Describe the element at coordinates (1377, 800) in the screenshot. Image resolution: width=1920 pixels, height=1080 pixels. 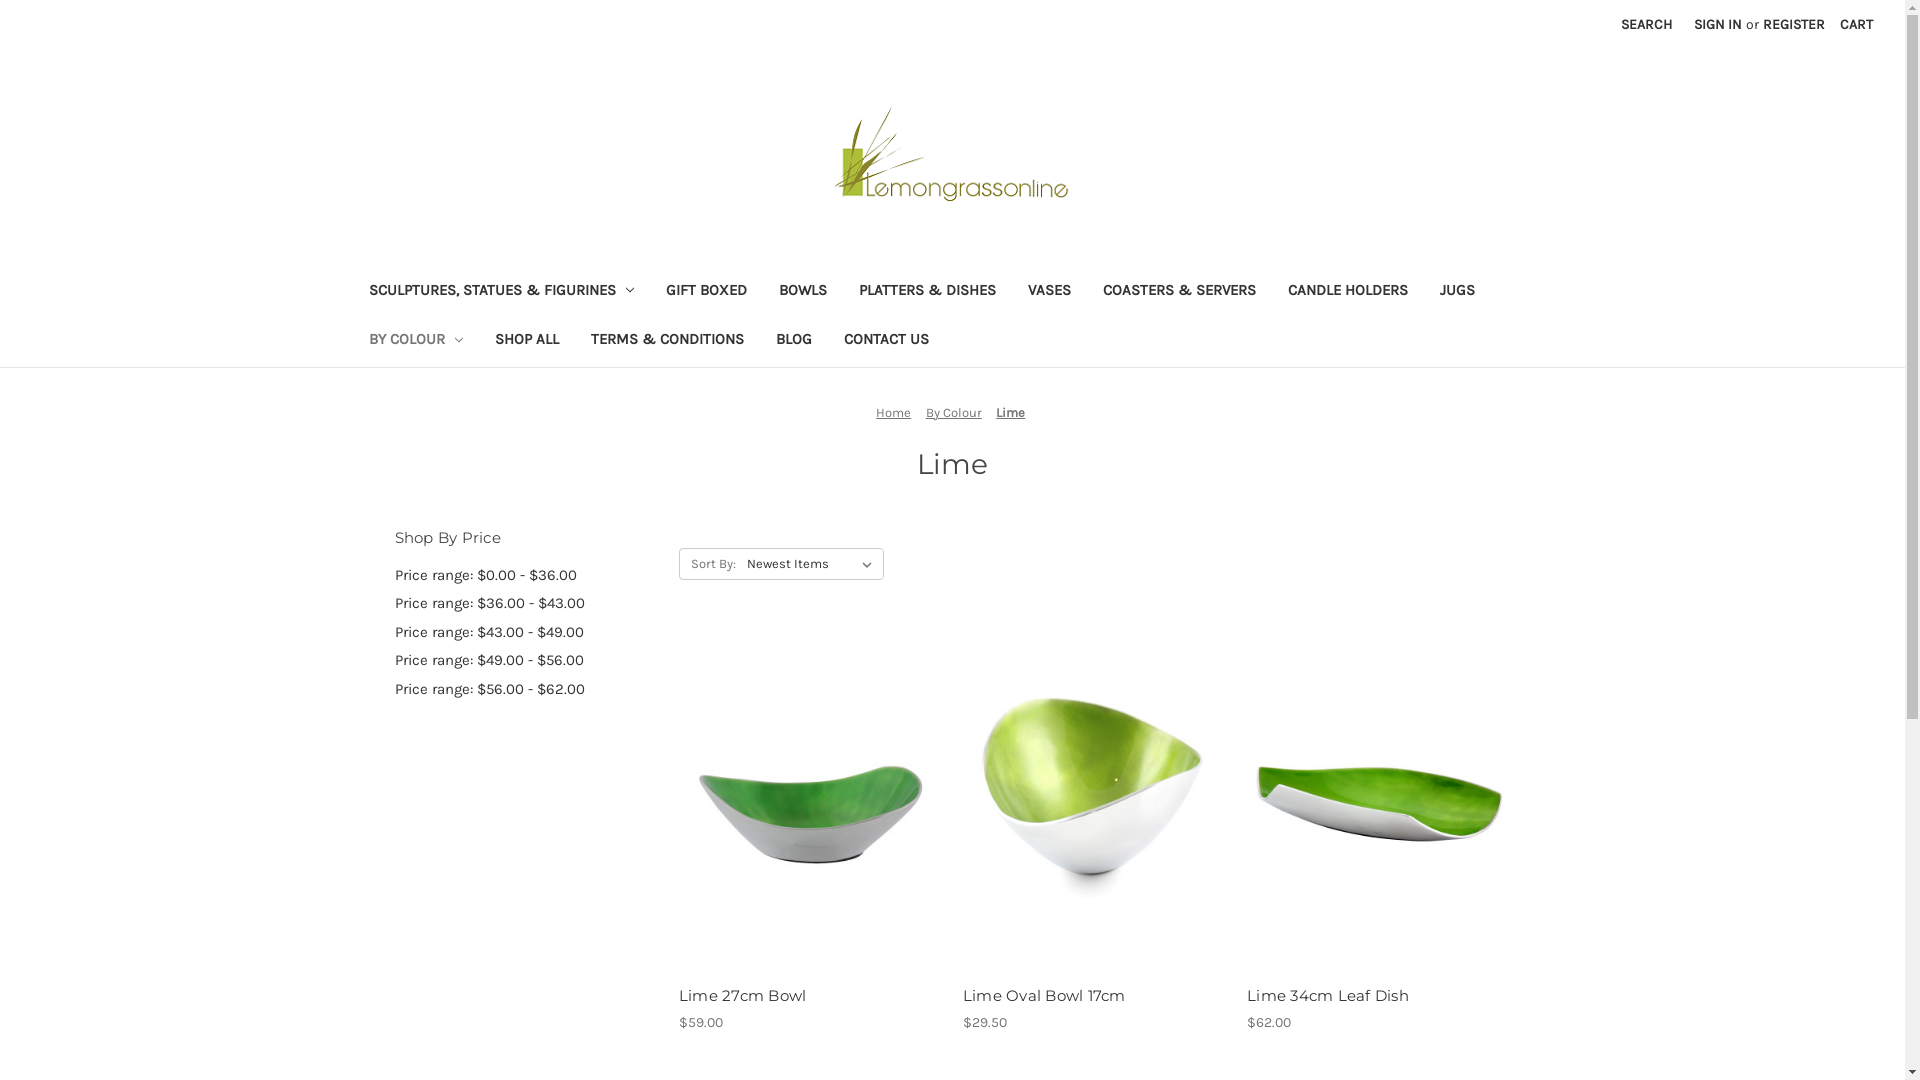
I see `'Lime 34cm Leaf Dish'` at that location.